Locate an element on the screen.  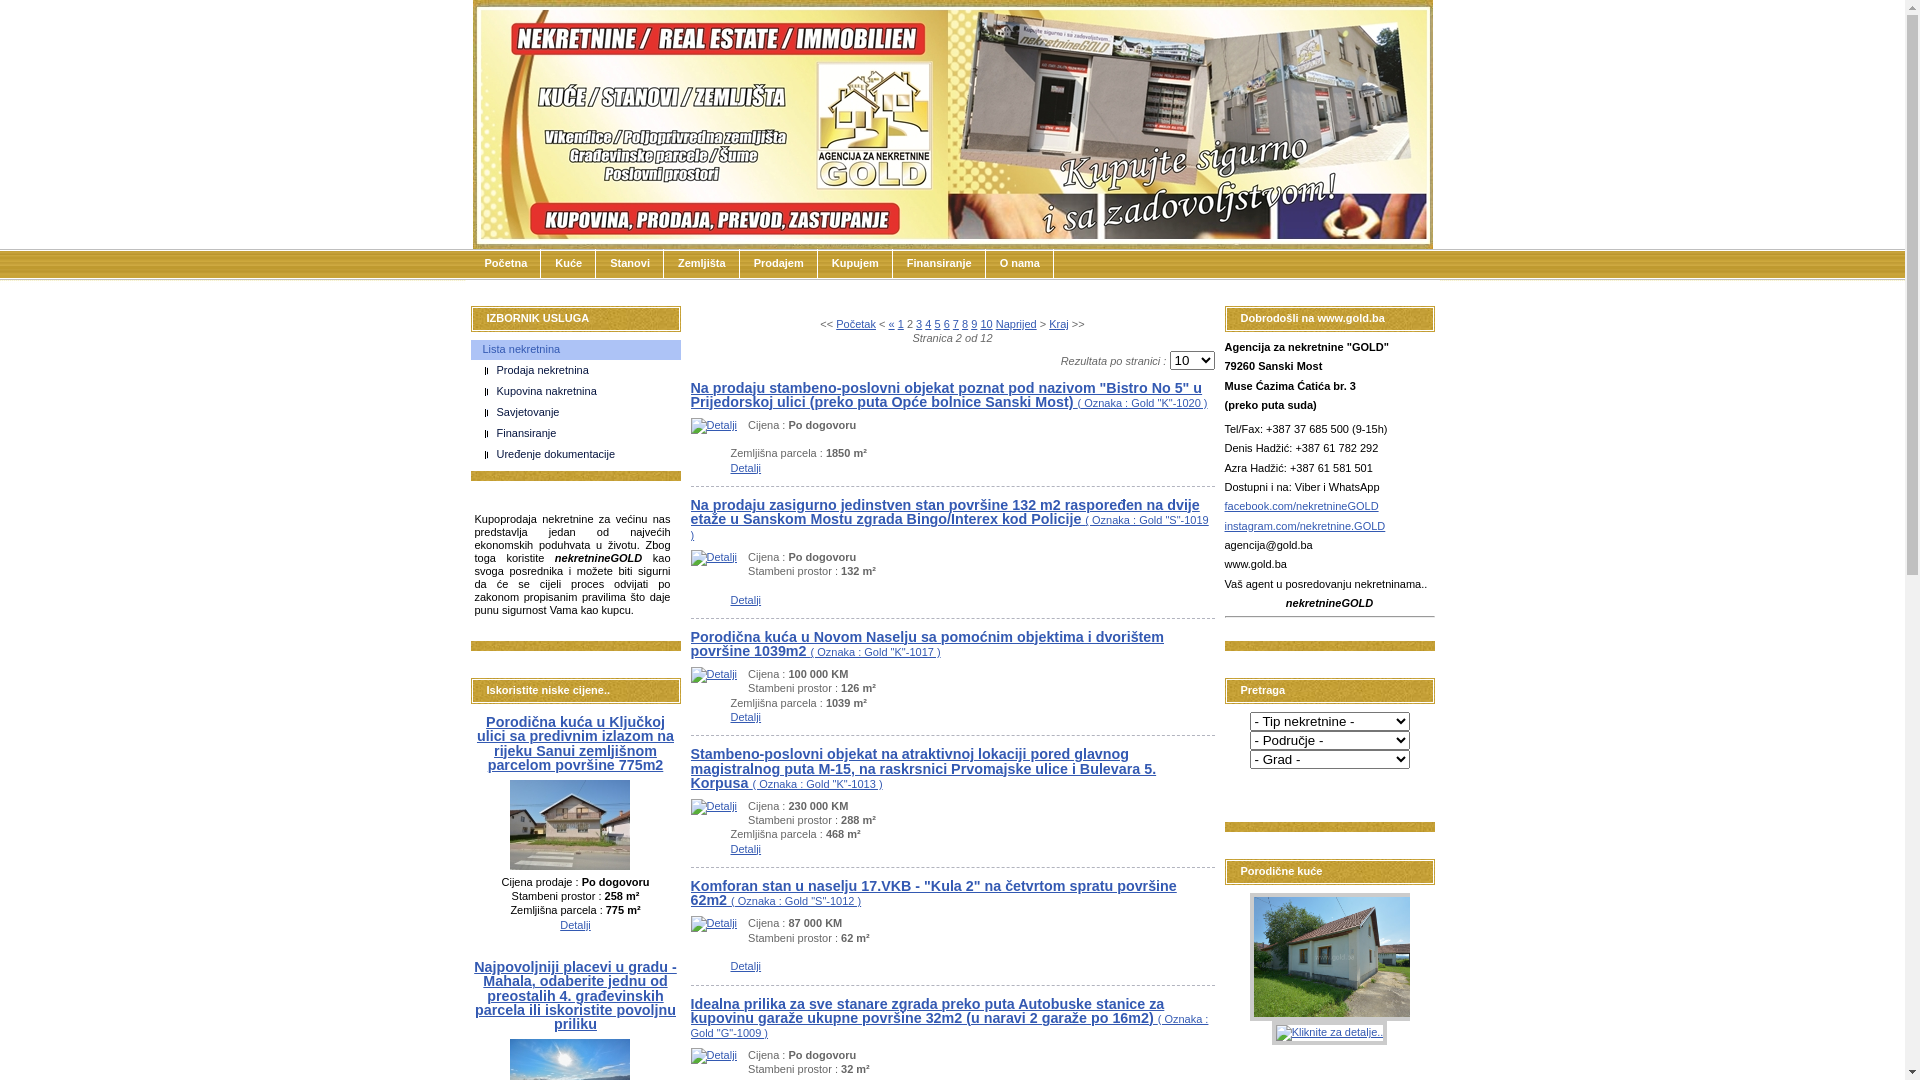
'Kliknite za detalje..' is located at coordinates (1329, 1033).